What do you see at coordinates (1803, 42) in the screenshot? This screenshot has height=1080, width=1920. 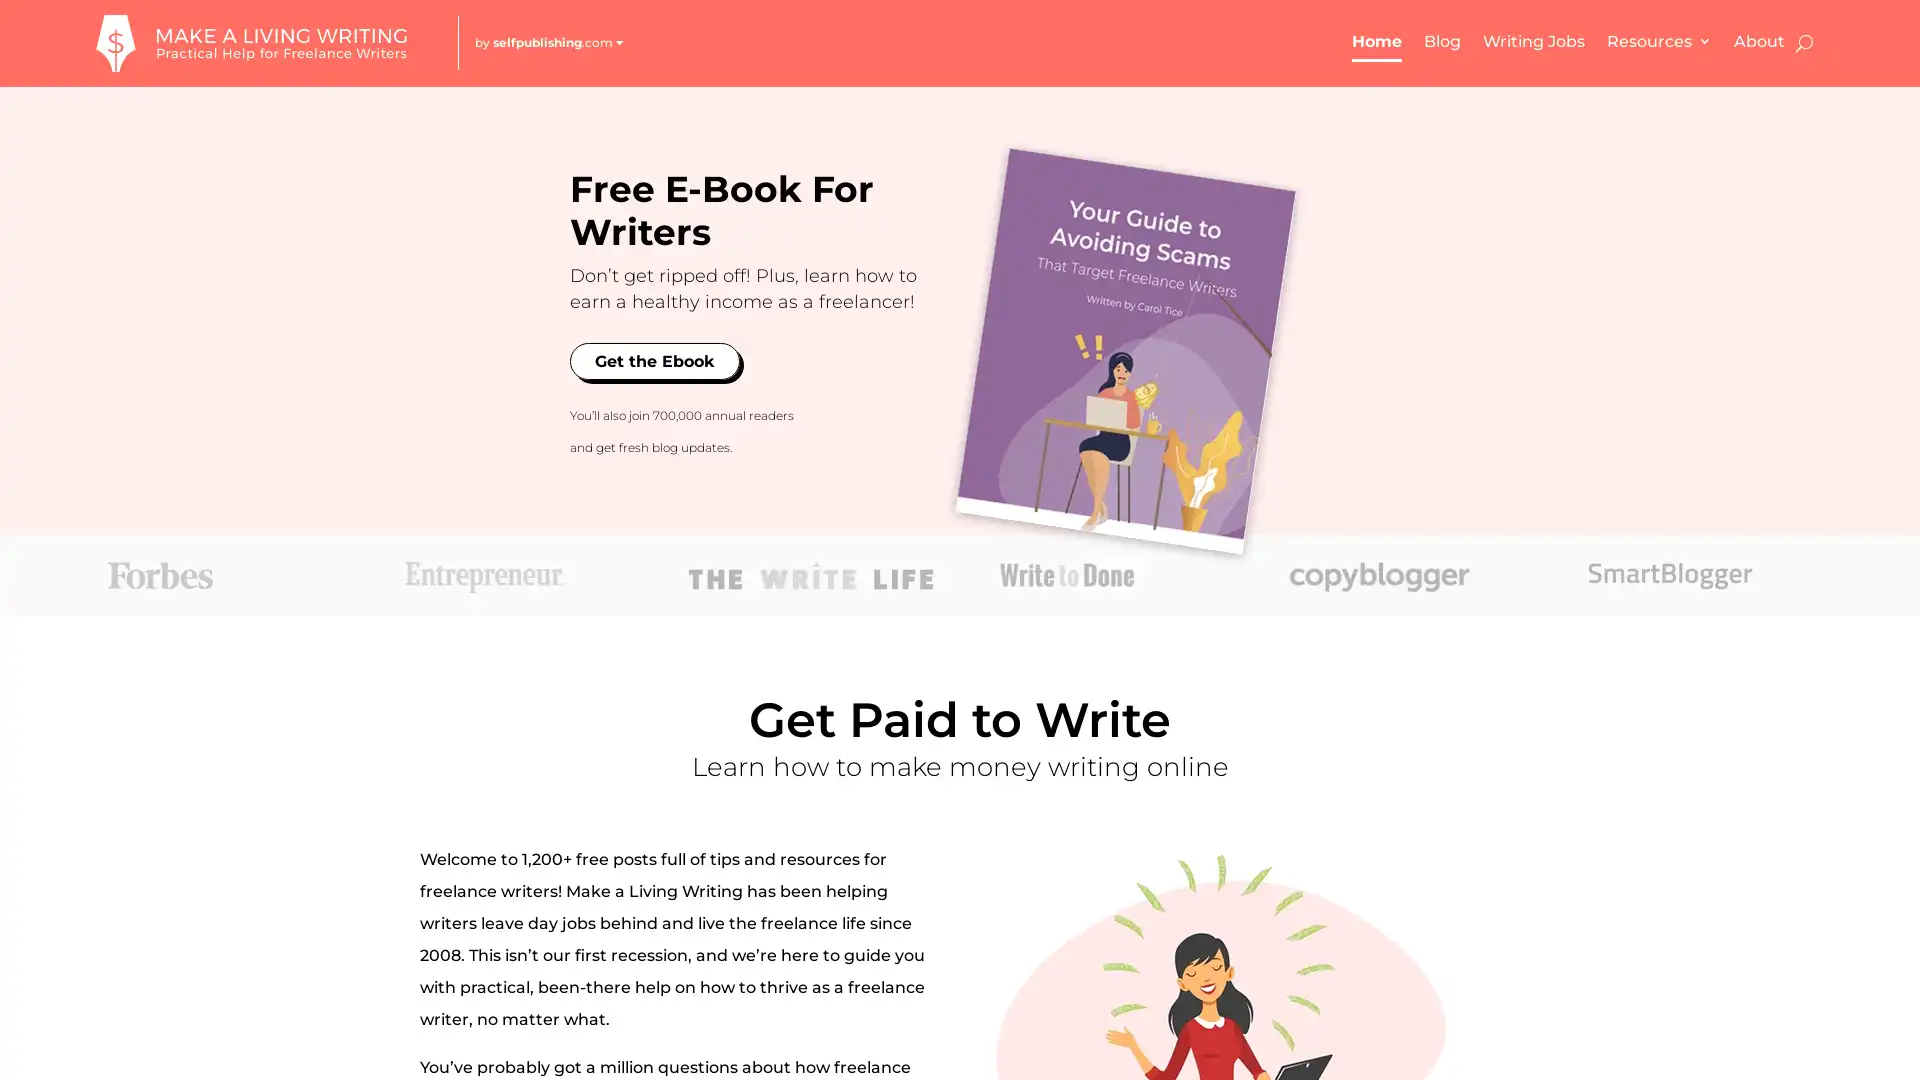 I see `U` at bounding box center [1803, 42].